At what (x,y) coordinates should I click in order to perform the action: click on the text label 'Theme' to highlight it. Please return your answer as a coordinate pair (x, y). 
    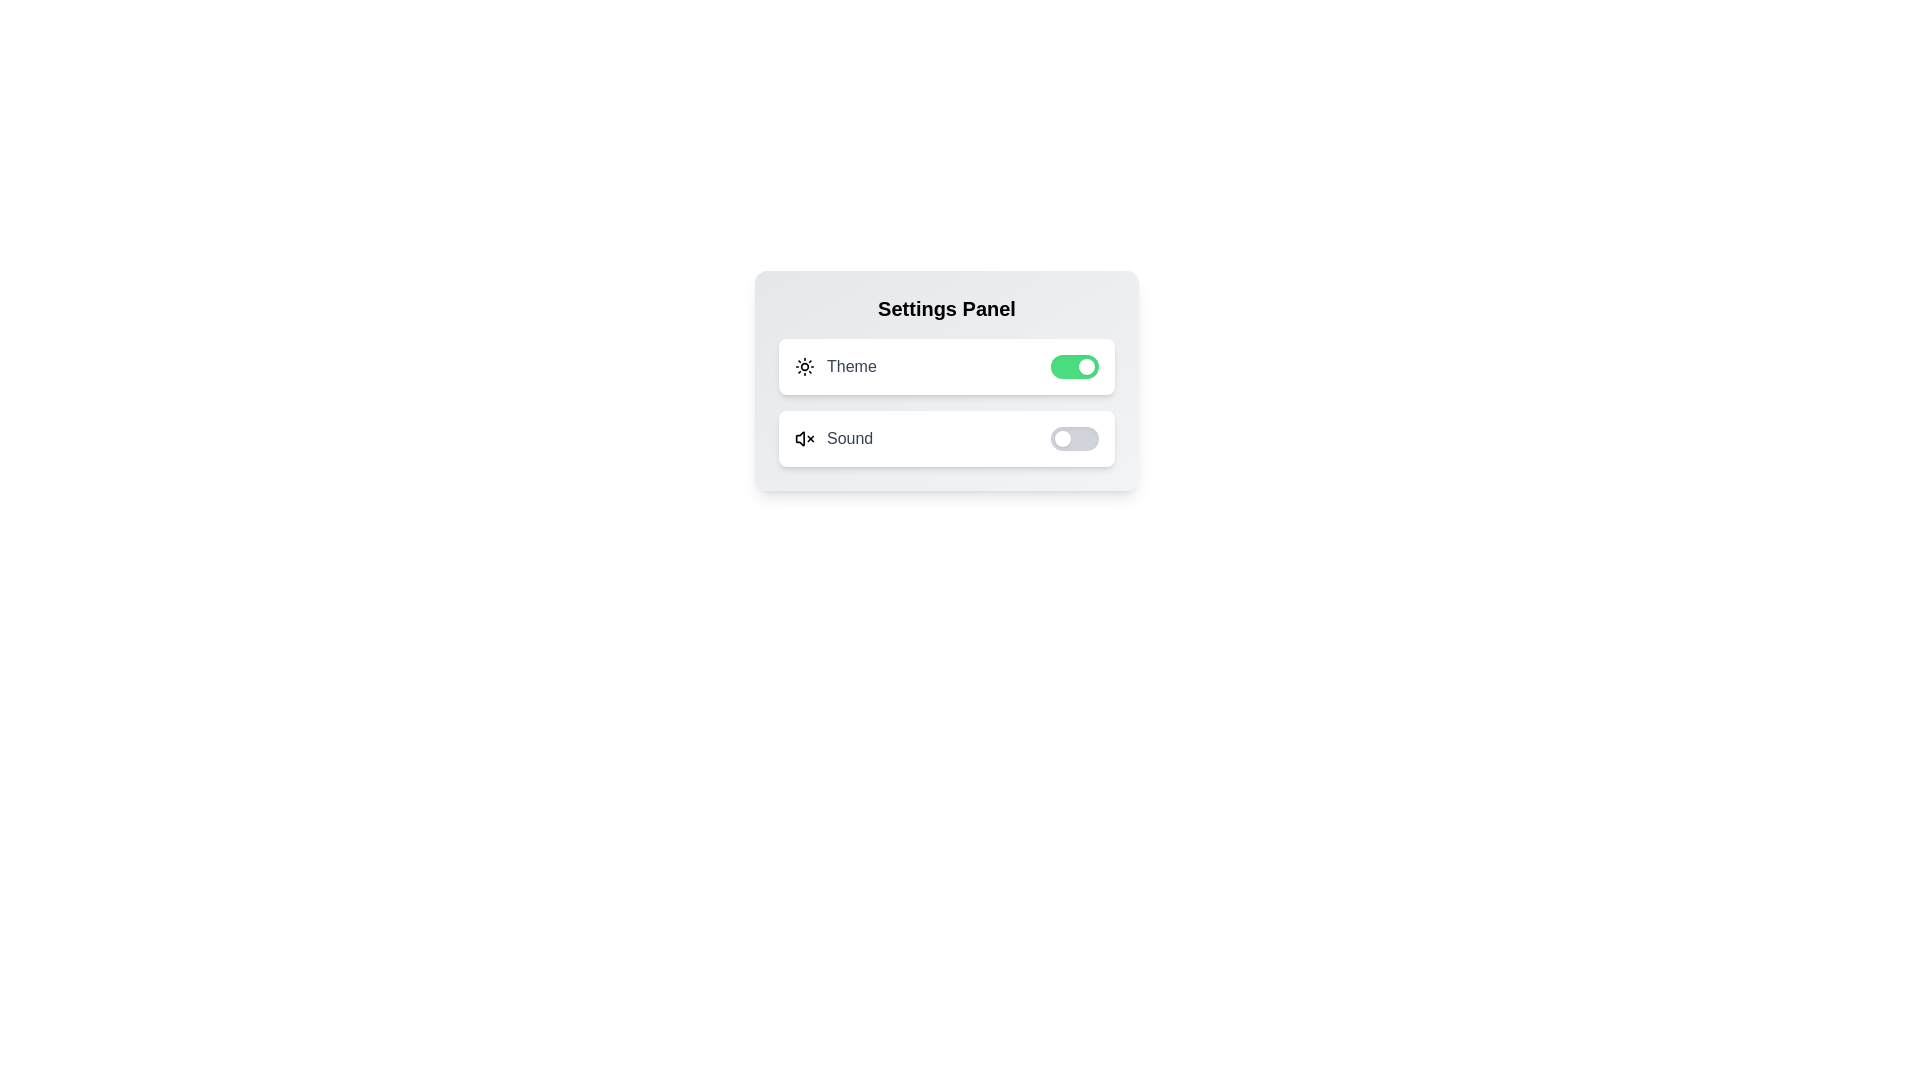
    Looking at the image, I should click on (850, 366).